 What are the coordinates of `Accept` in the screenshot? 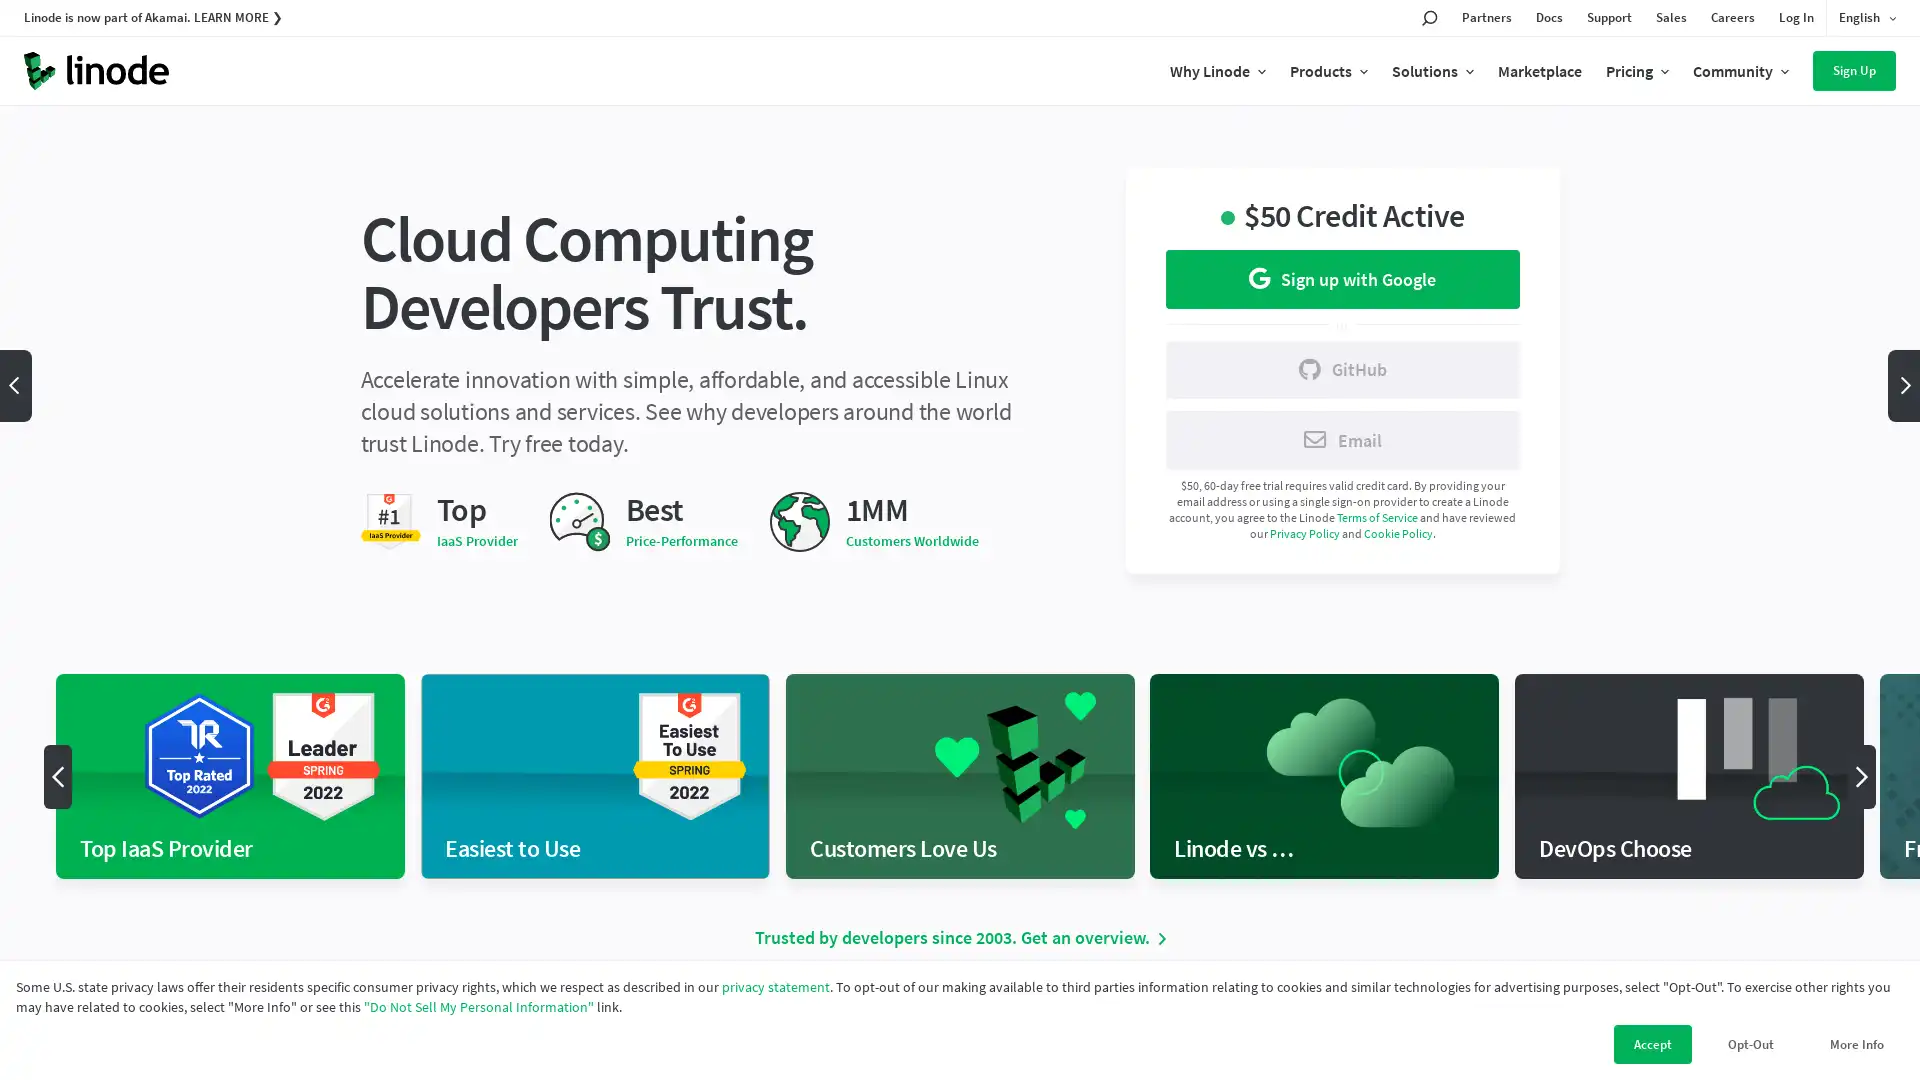 It's located at (1652, 1043).